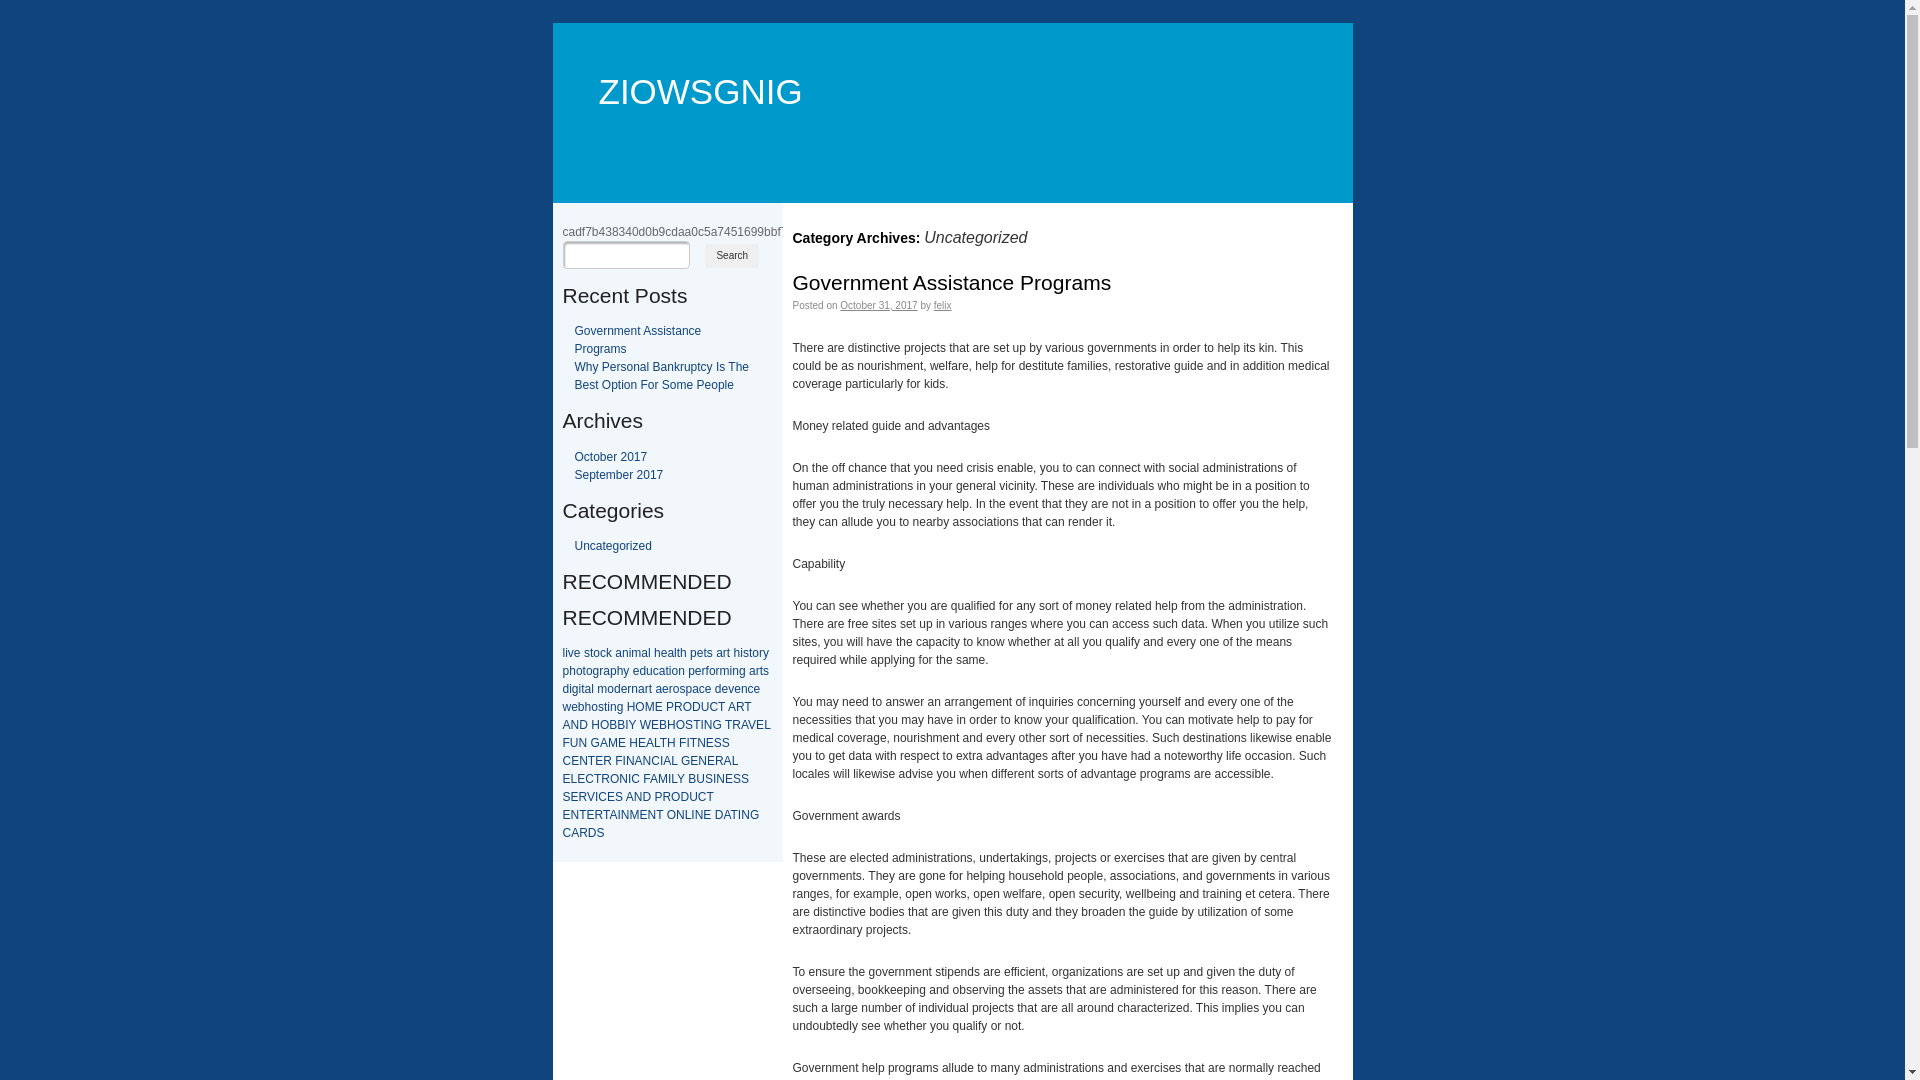  What do you see at coordinates (668, 688) in the screenshot?
I see `'r'` at bounding box center [668, 688].